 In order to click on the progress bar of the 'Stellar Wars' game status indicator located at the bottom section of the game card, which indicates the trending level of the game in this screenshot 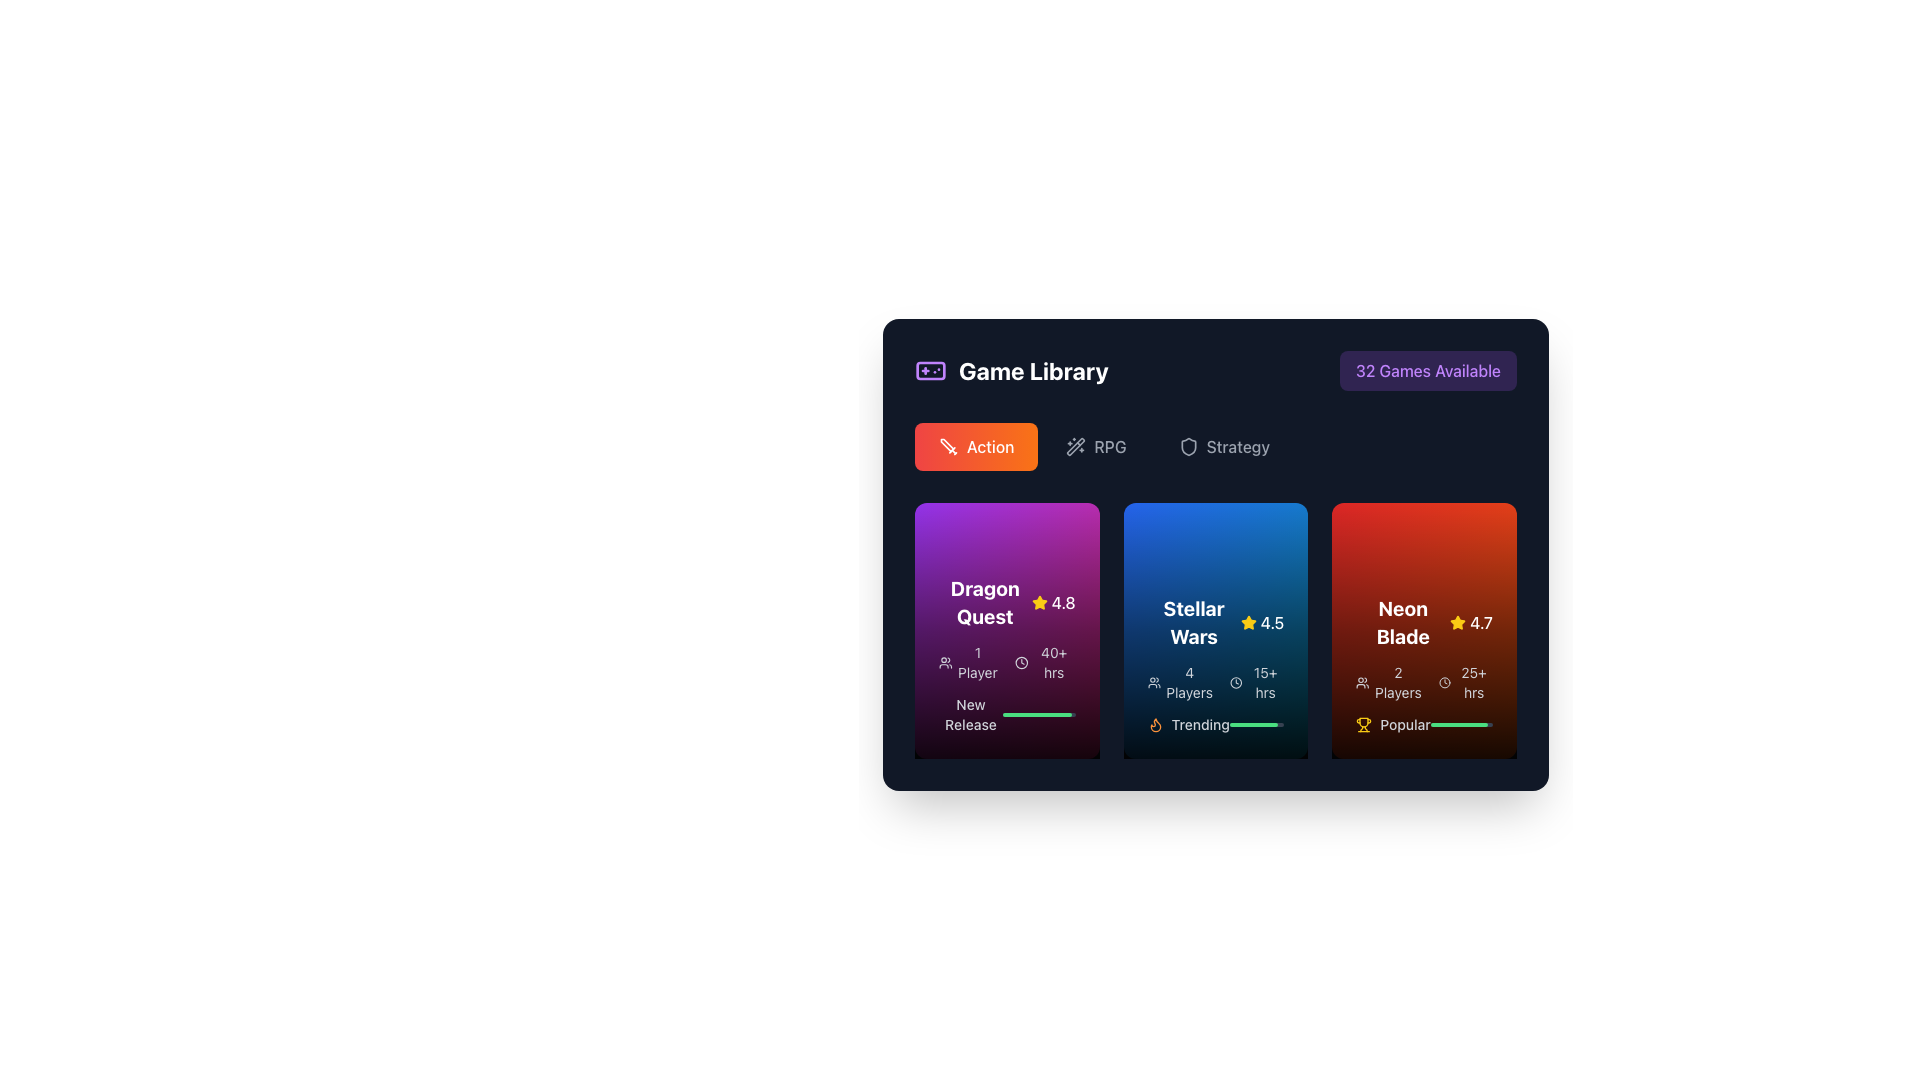, I will do `click(1214, 725)`.